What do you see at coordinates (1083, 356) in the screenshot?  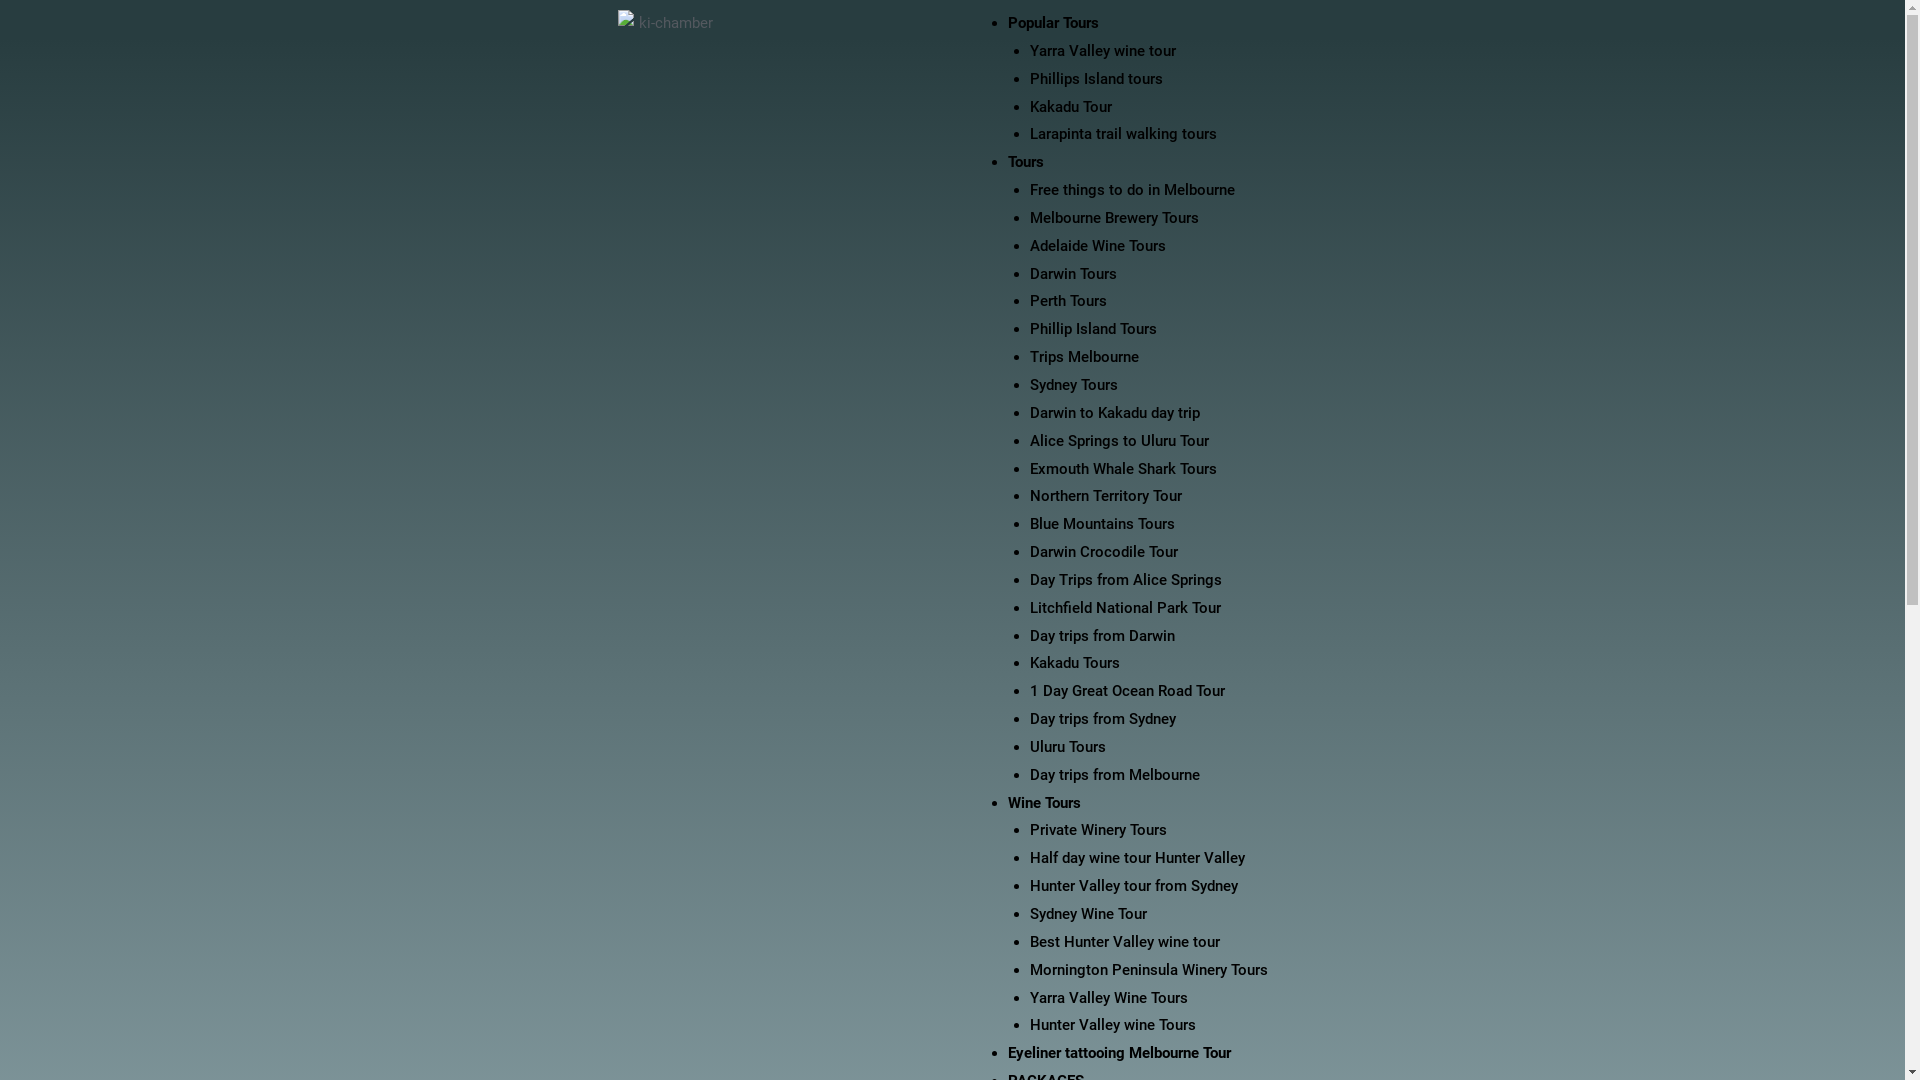 I see `'Trips Melbourne'` at bounding box center [1083, 356].